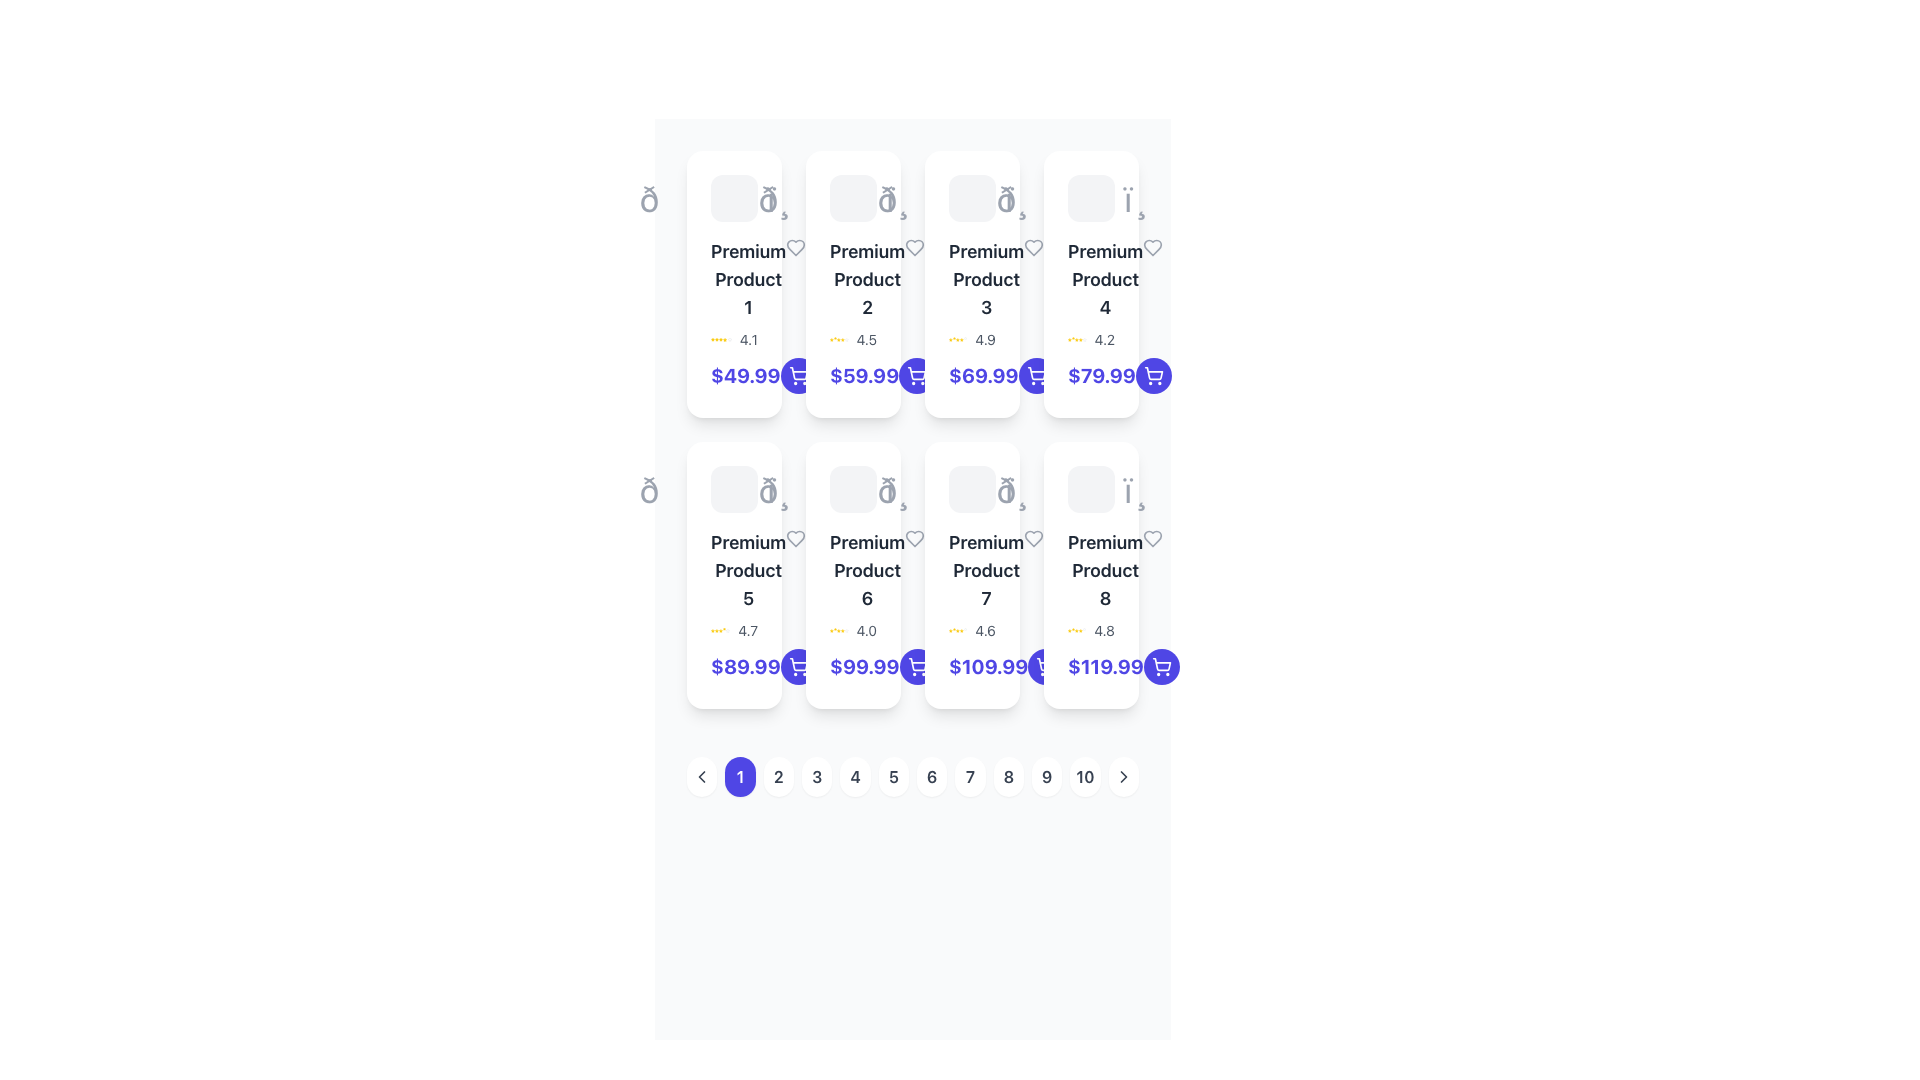 Image resolution: width=1920 pixels, height=1080 pixels. What do you see at coordinates (1153, 538) in the screenshot?
I see `the favorite button located in the bottom row, rightmost position of the Premium Product 8 card to mark the product as a favorite` at bounding box center [1153, 538].